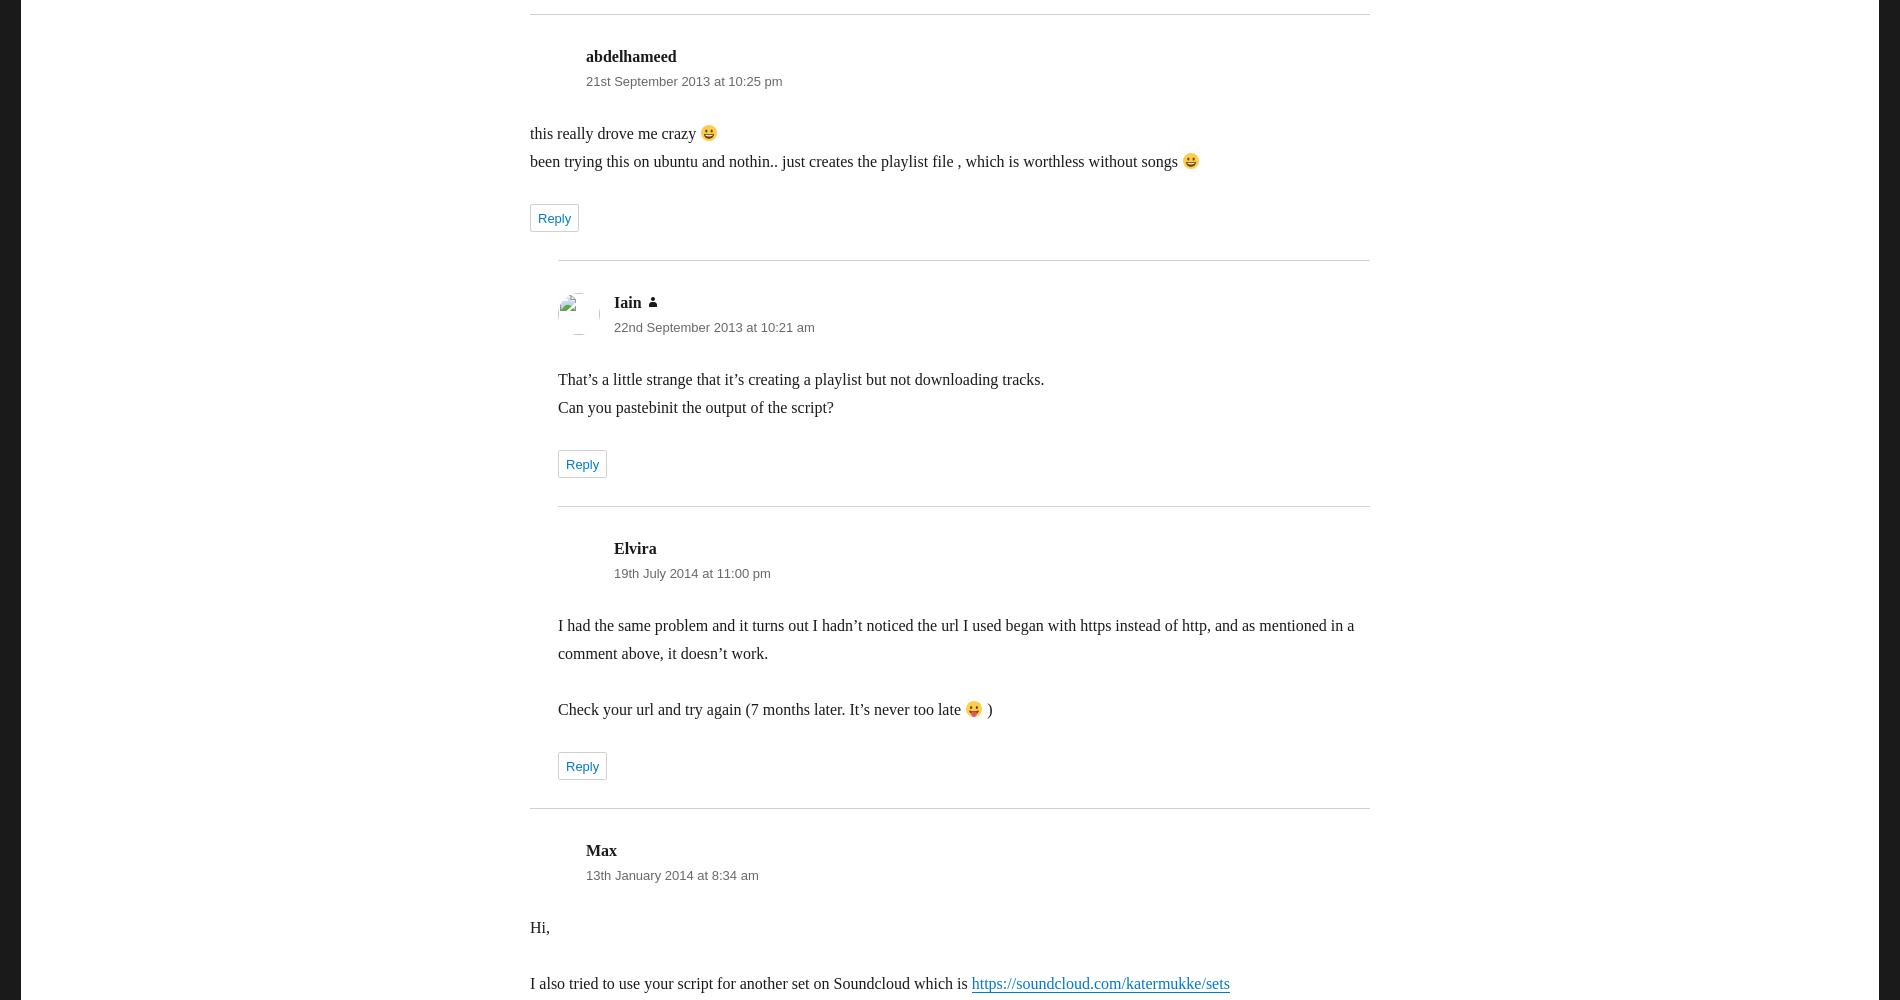 This screenshot has height=1000, width=1900. Describe the element at coordinates (615, 133) in the screenshot. I see `'this really drove me crazy'` at that location.